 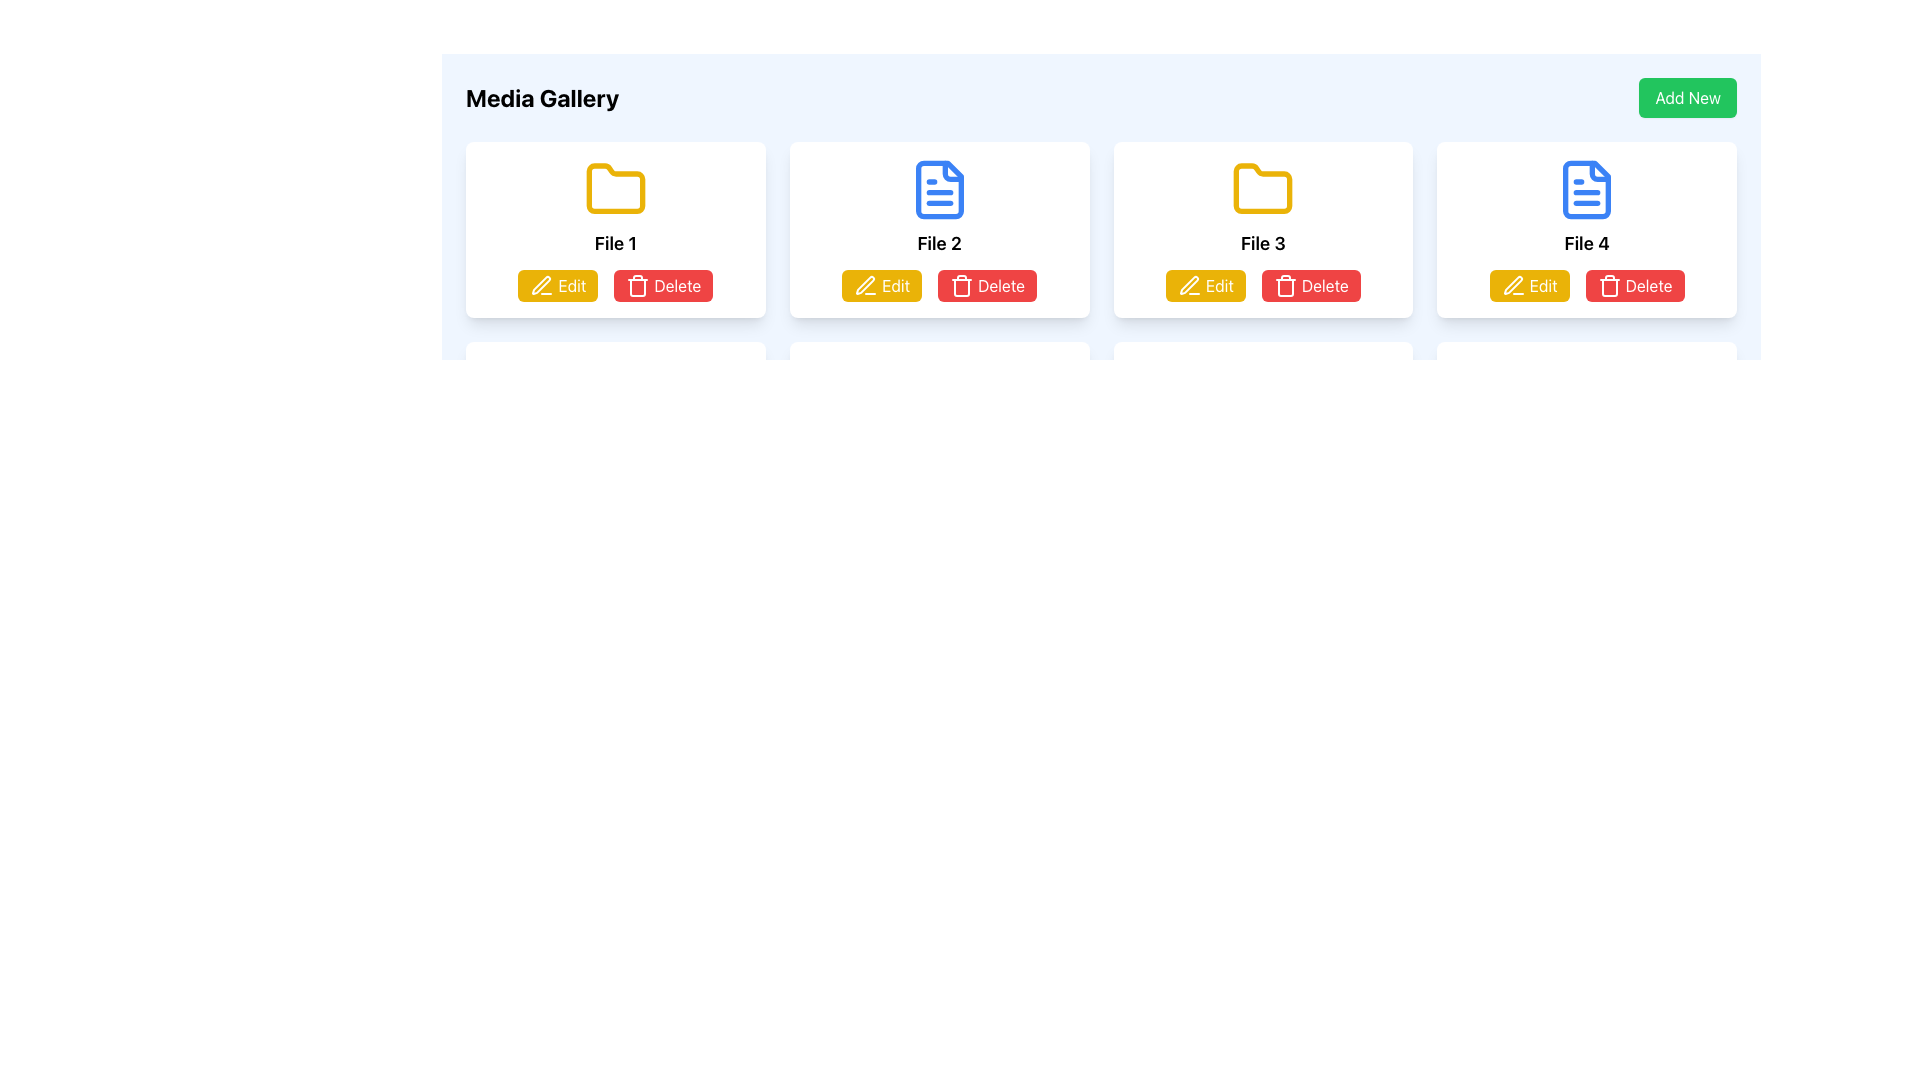 What do you see at coordinates (1586, 189) in the screenshot?
I see `the blue icon resembling a stylized document with lines representing text and a folded corner, which is the first element within the card labeled 'File 4' under the heading 'Media Gallery'` at bounding box center [1586, 189].